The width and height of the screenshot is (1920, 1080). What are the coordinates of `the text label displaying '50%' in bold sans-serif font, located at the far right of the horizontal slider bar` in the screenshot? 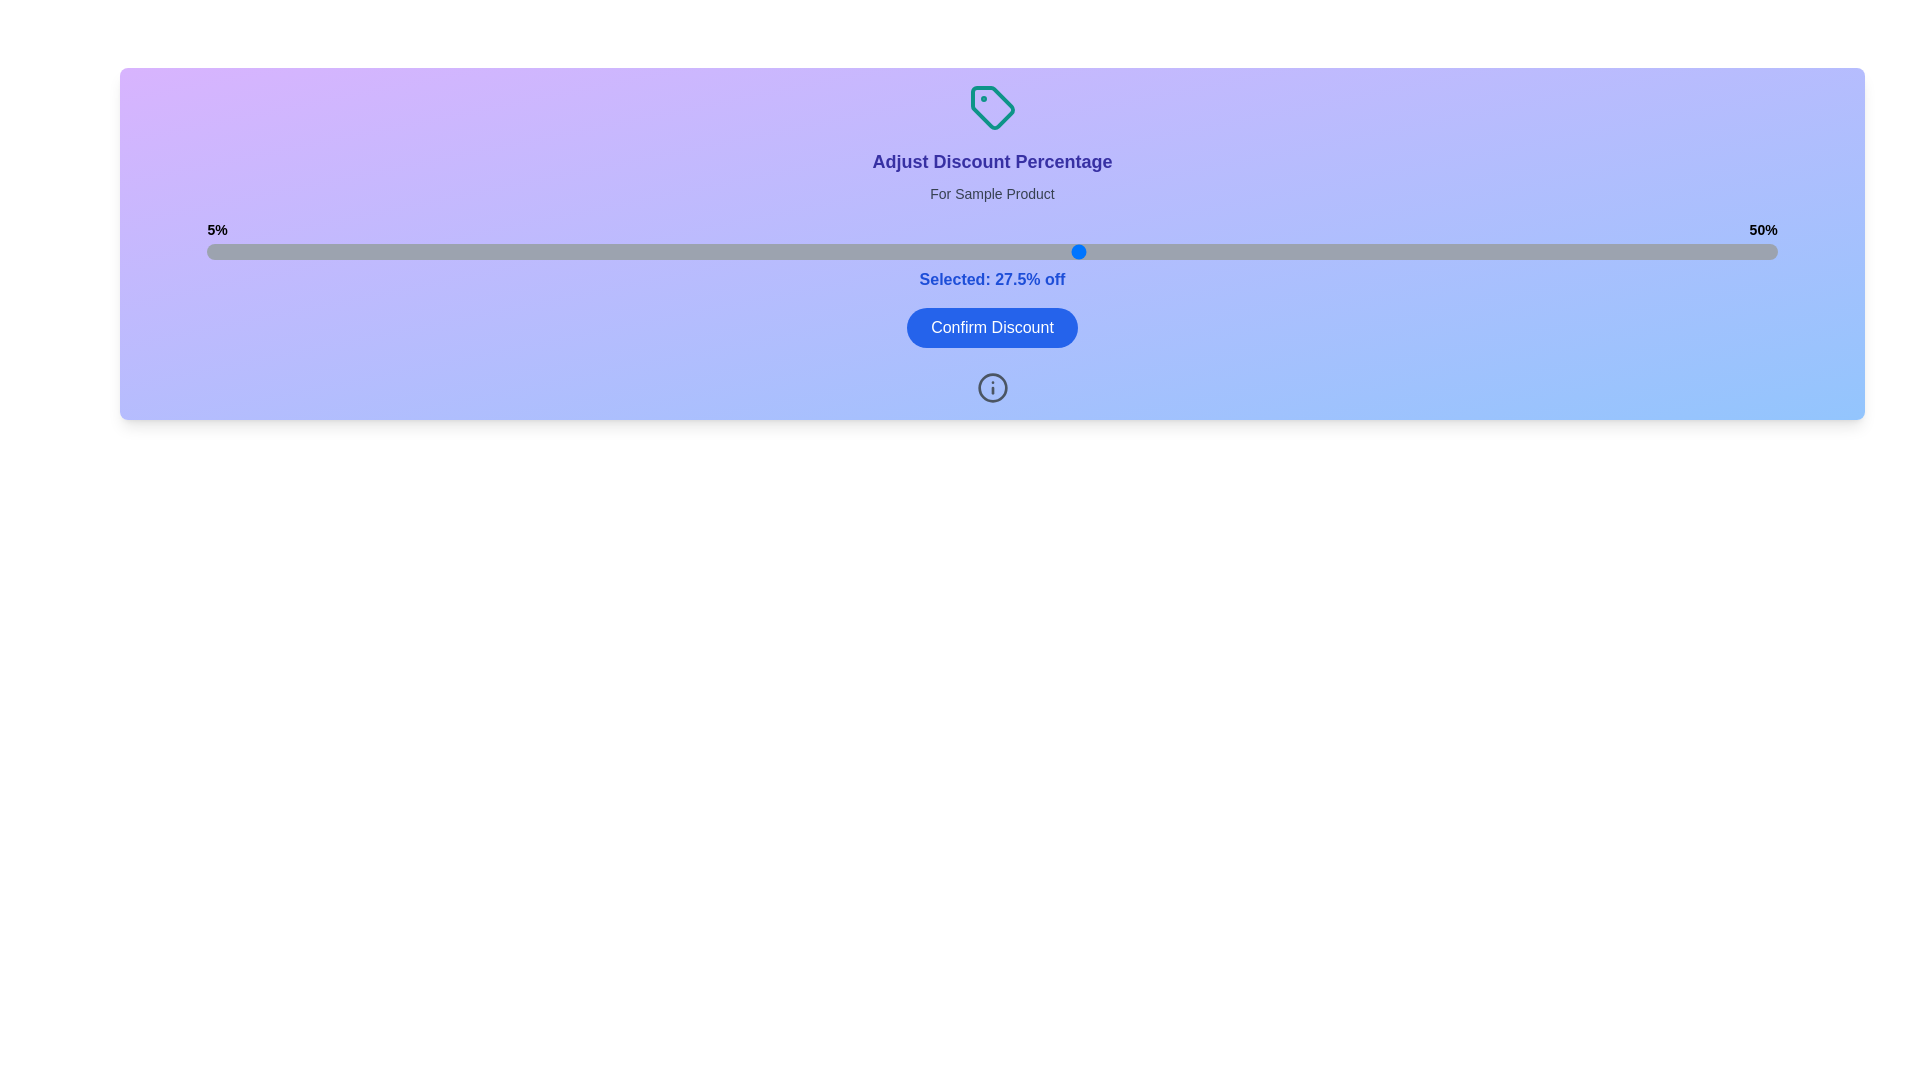 It's located at (1763, 229).